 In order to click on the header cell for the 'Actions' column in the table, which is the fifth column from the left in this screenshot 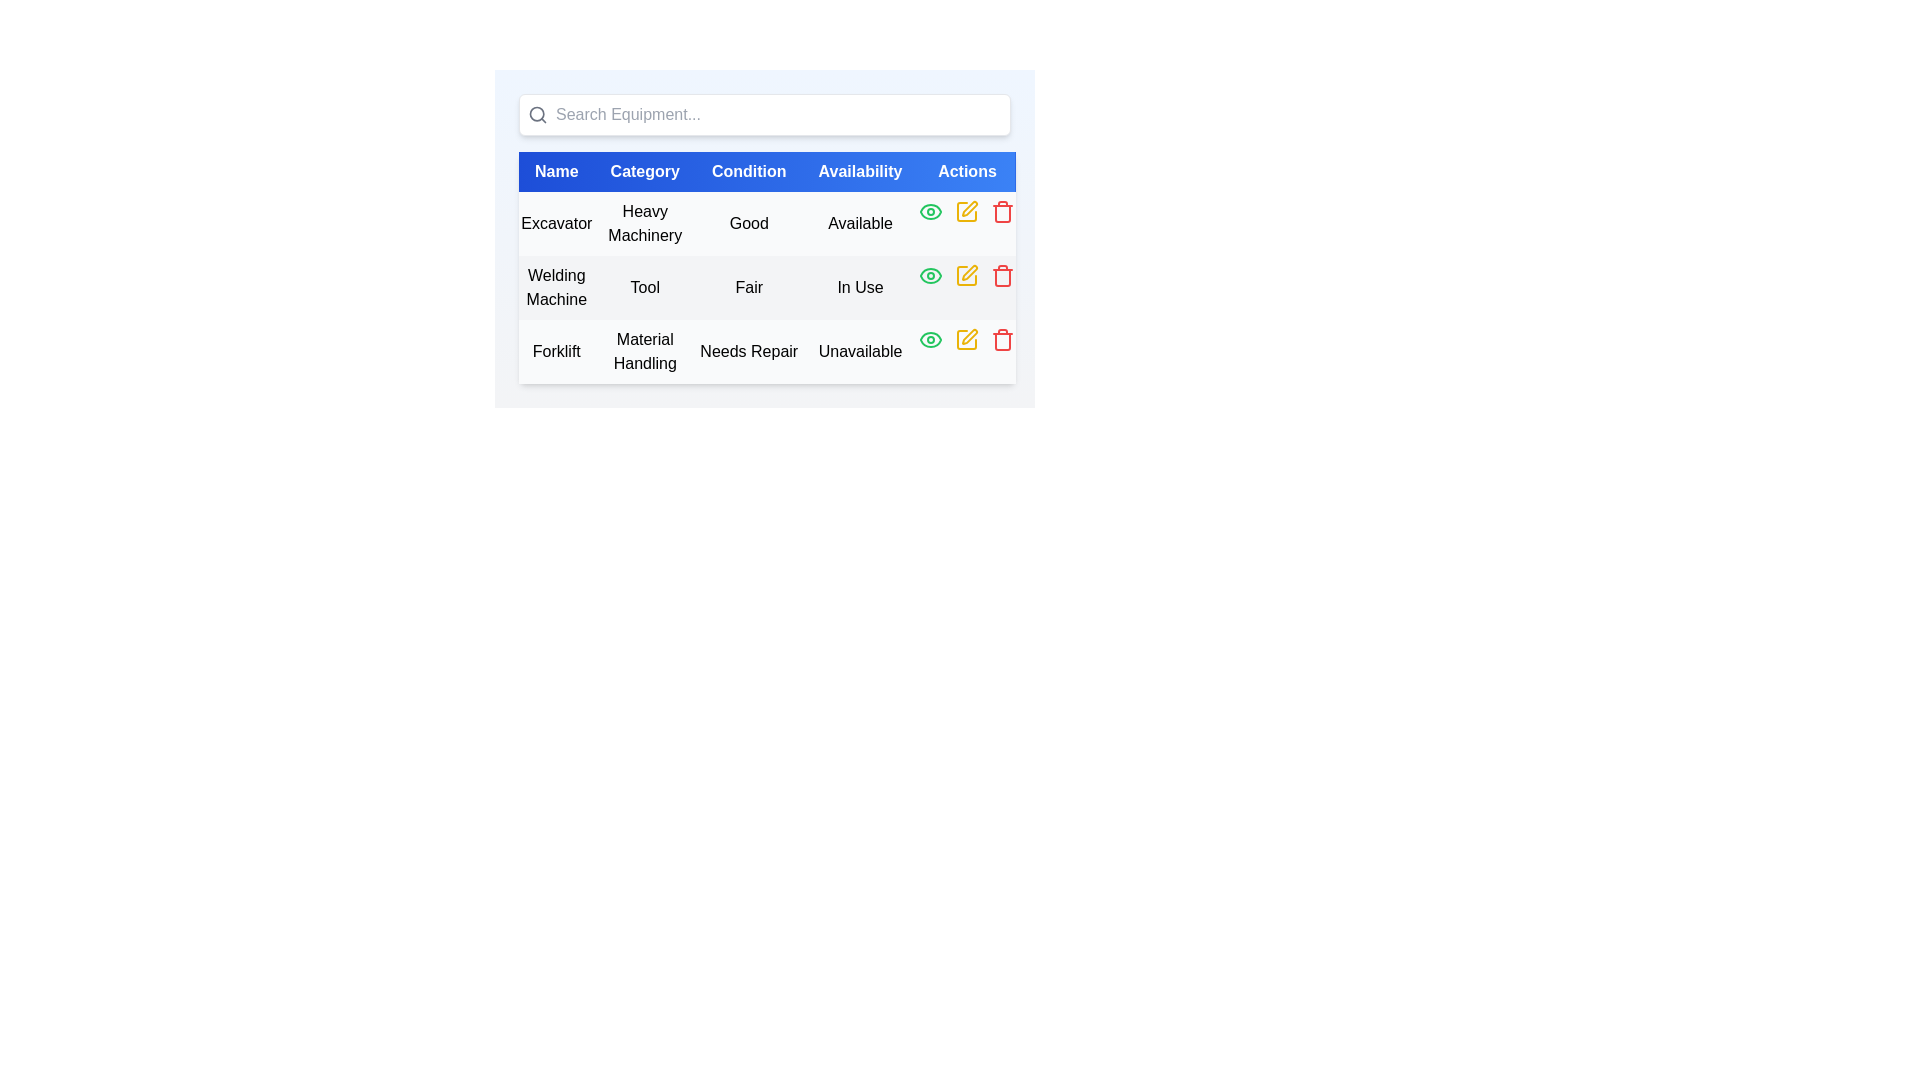, I will do `click(967, 171)`.